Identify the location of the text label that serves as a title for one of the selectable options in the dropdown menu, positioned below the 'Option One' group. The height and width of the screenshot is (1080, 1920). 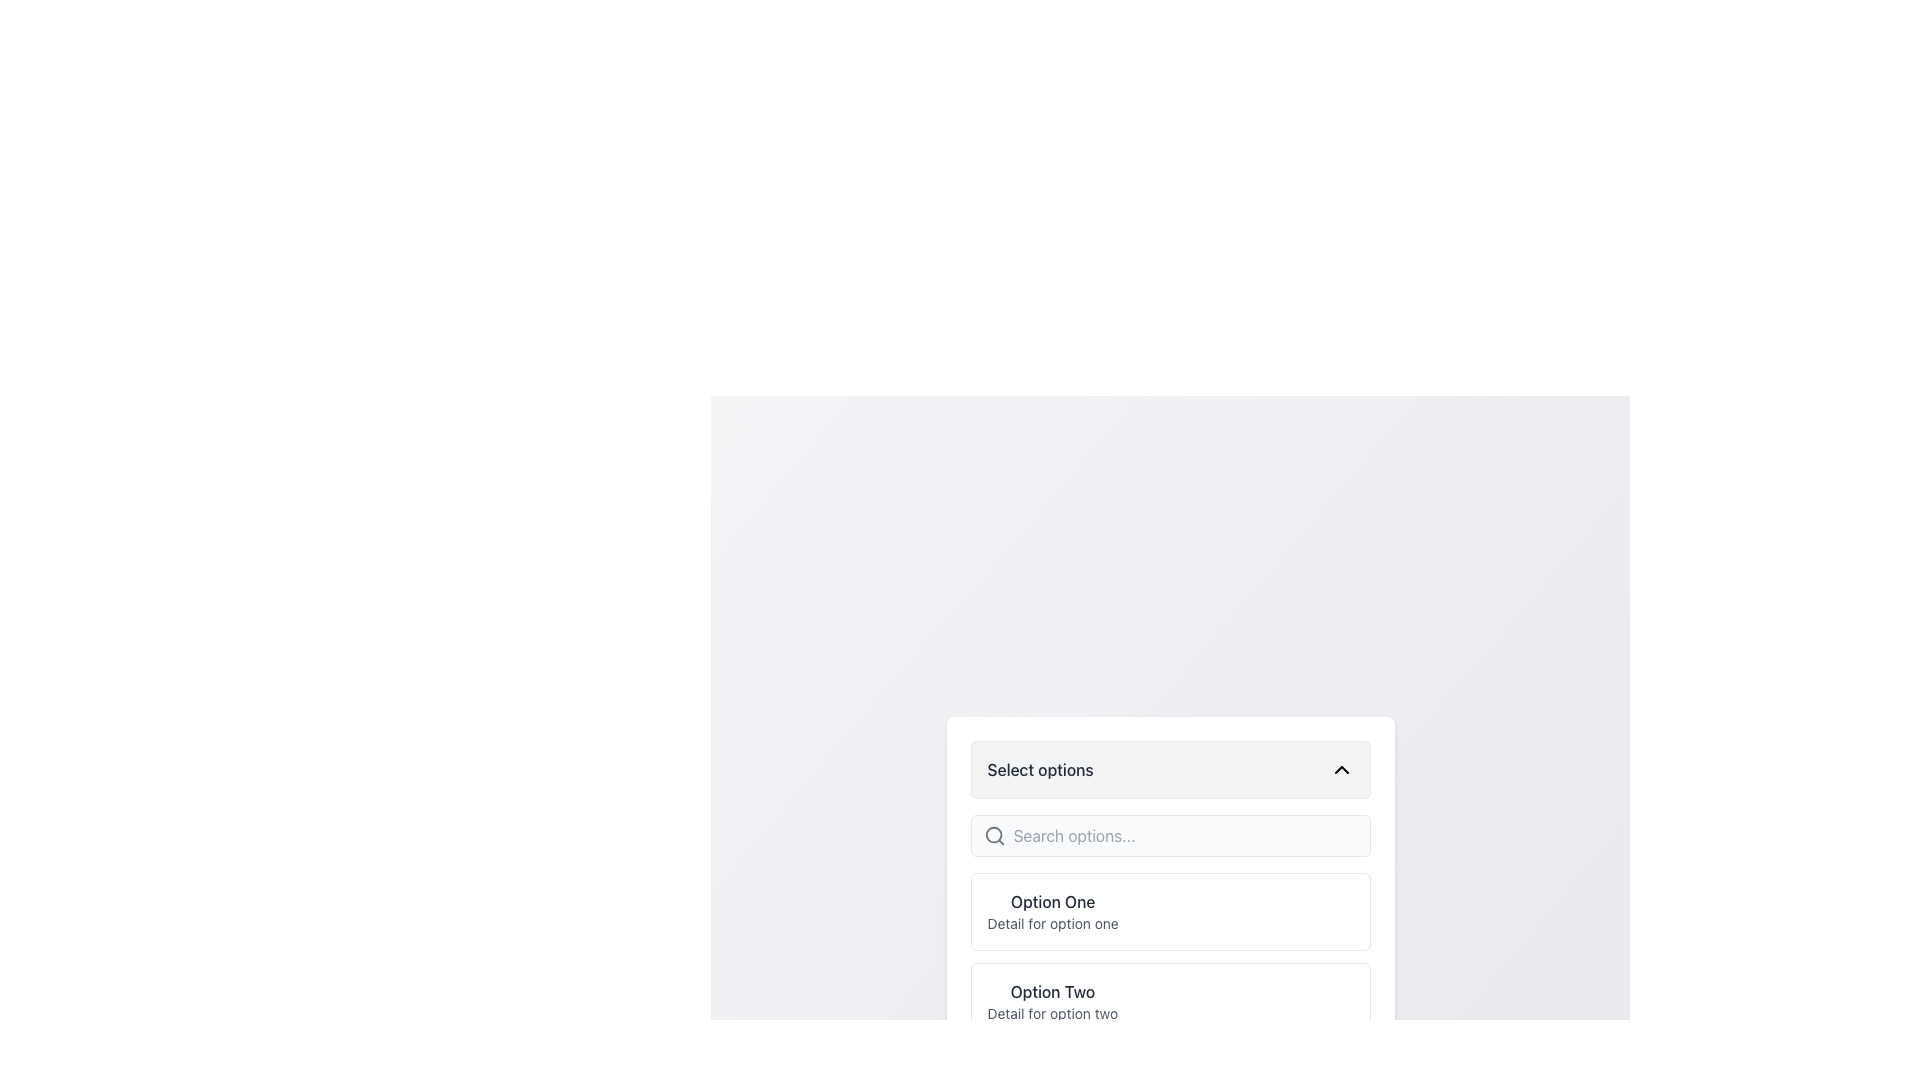
(1051, 991).